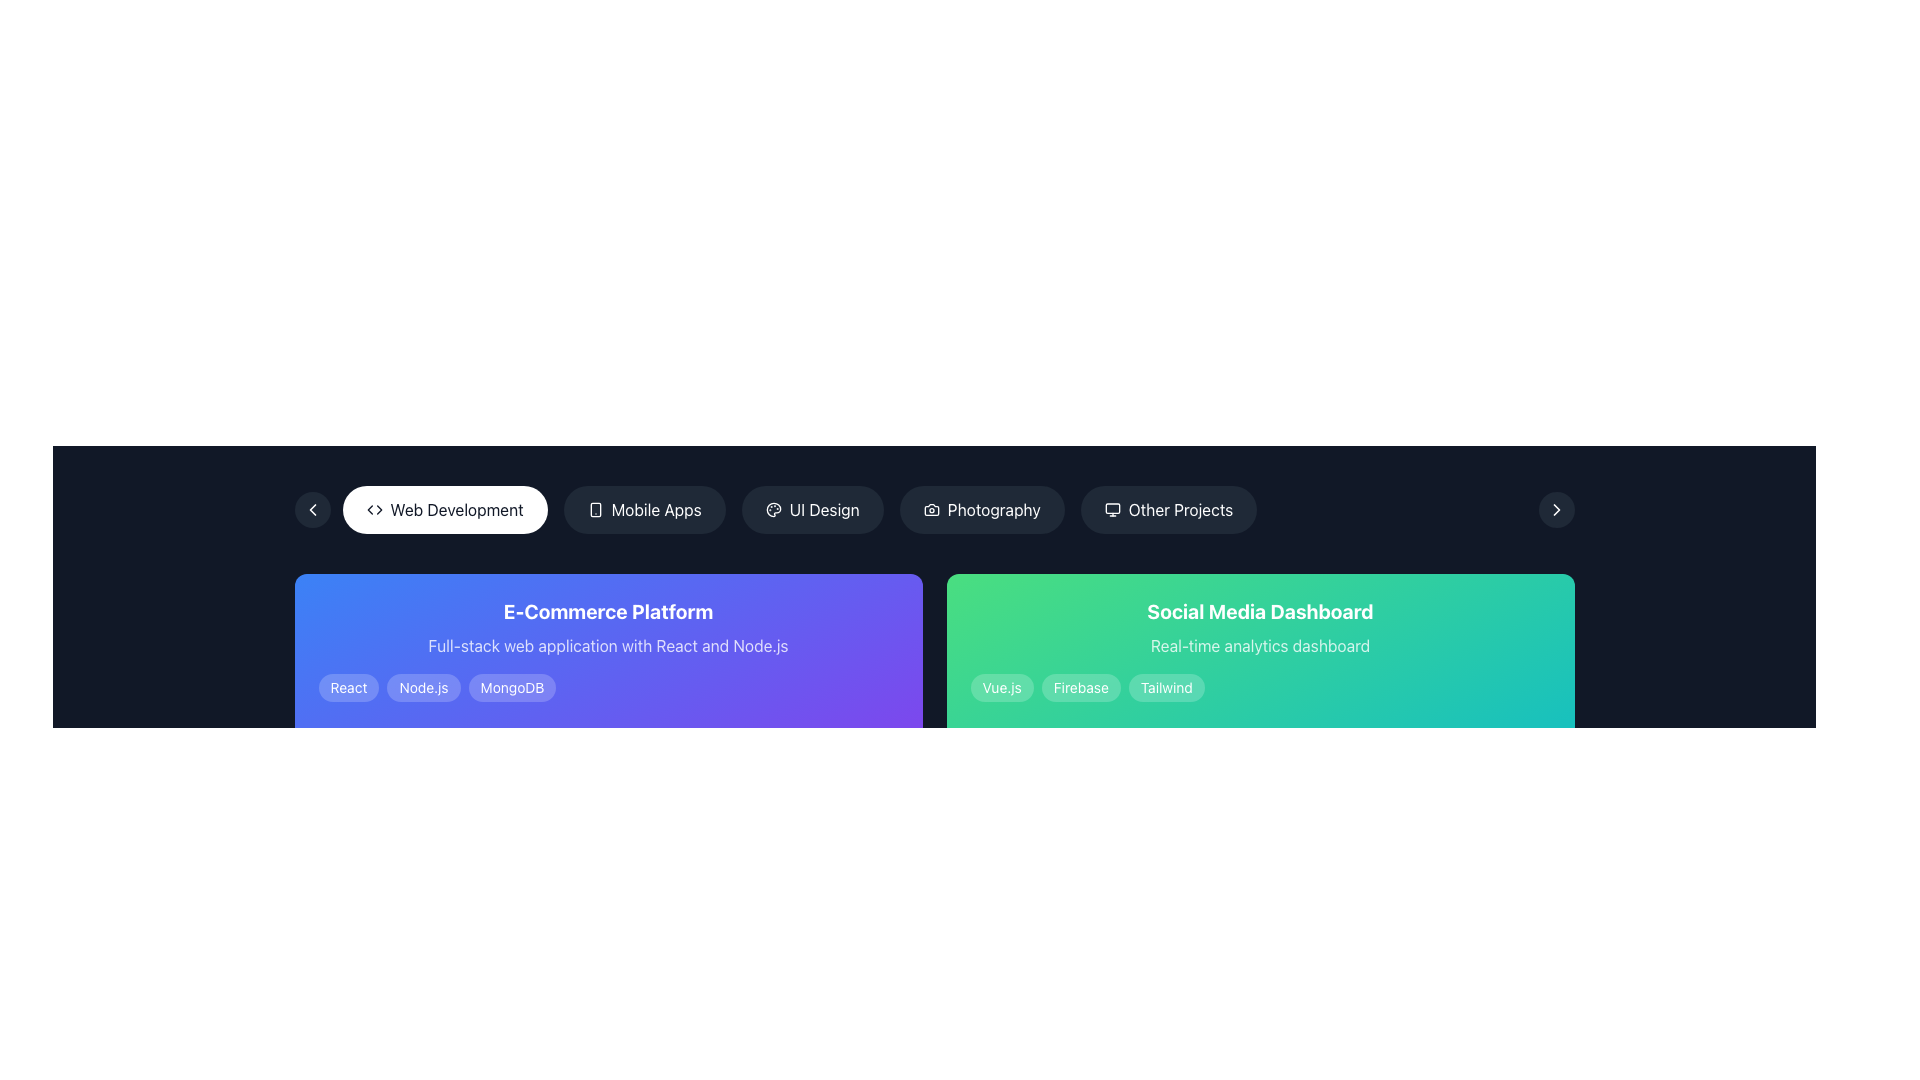 This screenshot has width=1920, height=1080. What do you see at coordinates (374, 508) in the screenshot?
I see `the code symbol icon represented by the angled brackets ('<', '>') located to the left of the text 'Web Development' in the navigation menu` at bounding box center [374, 508].